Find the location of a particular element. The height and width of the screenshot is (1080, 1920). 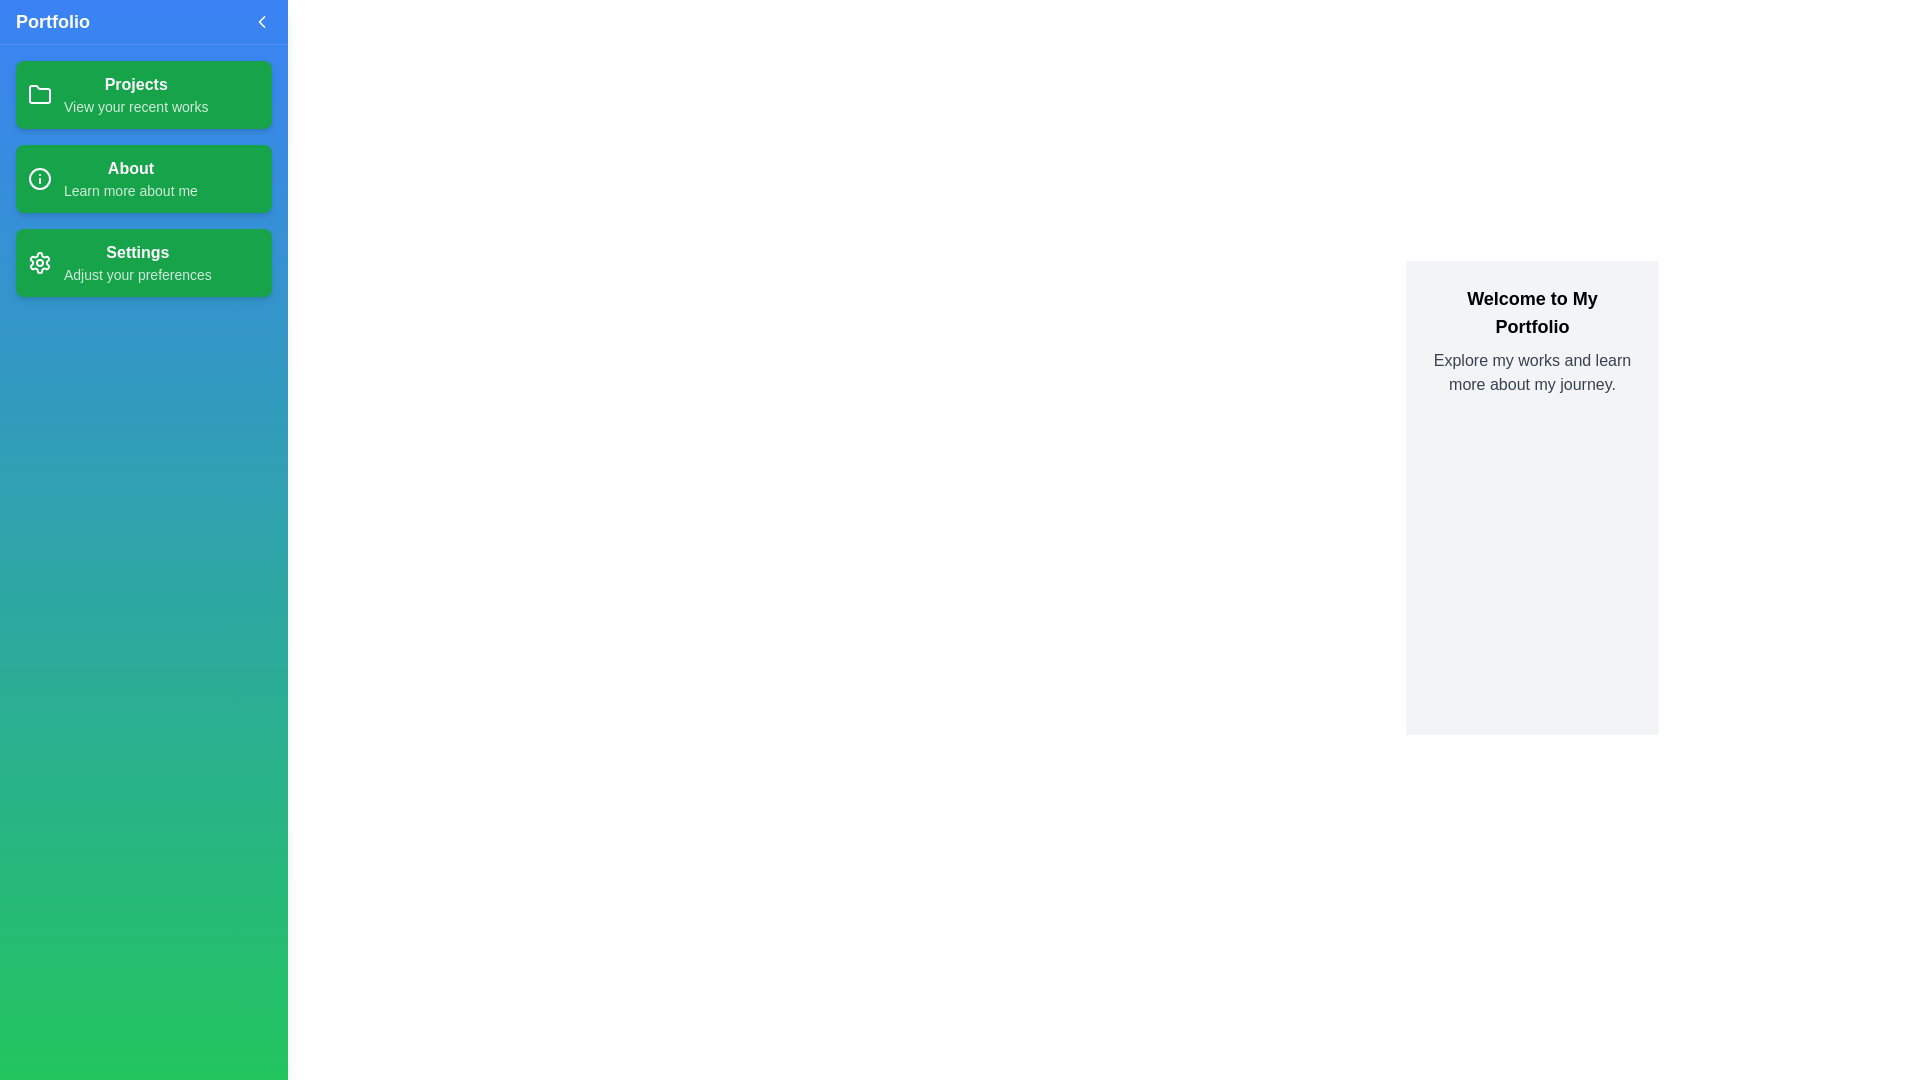

the section labeled 'Settings' to observe its hover effect is located at coordinates (143, 261).